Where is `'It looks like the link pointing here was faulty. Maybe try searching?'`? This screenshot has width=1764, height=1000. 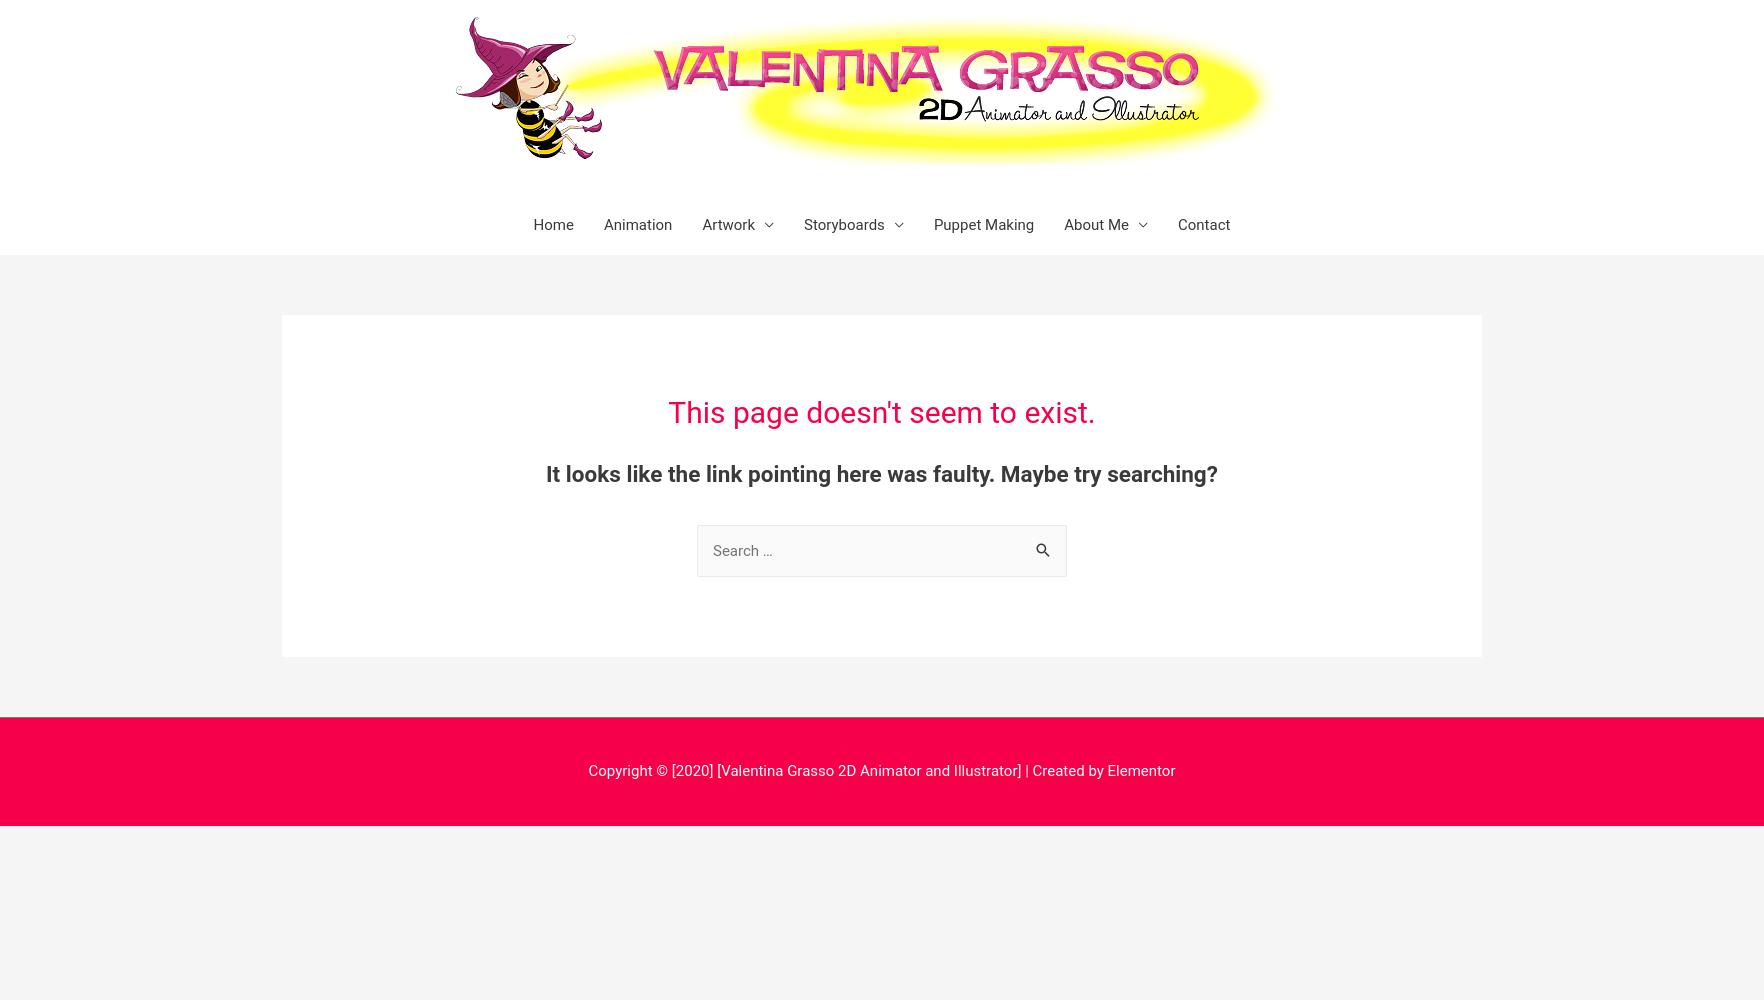
'It looks like the link pointing here was faulty. Maybe try searching?' is located at coordinates (881, 472).